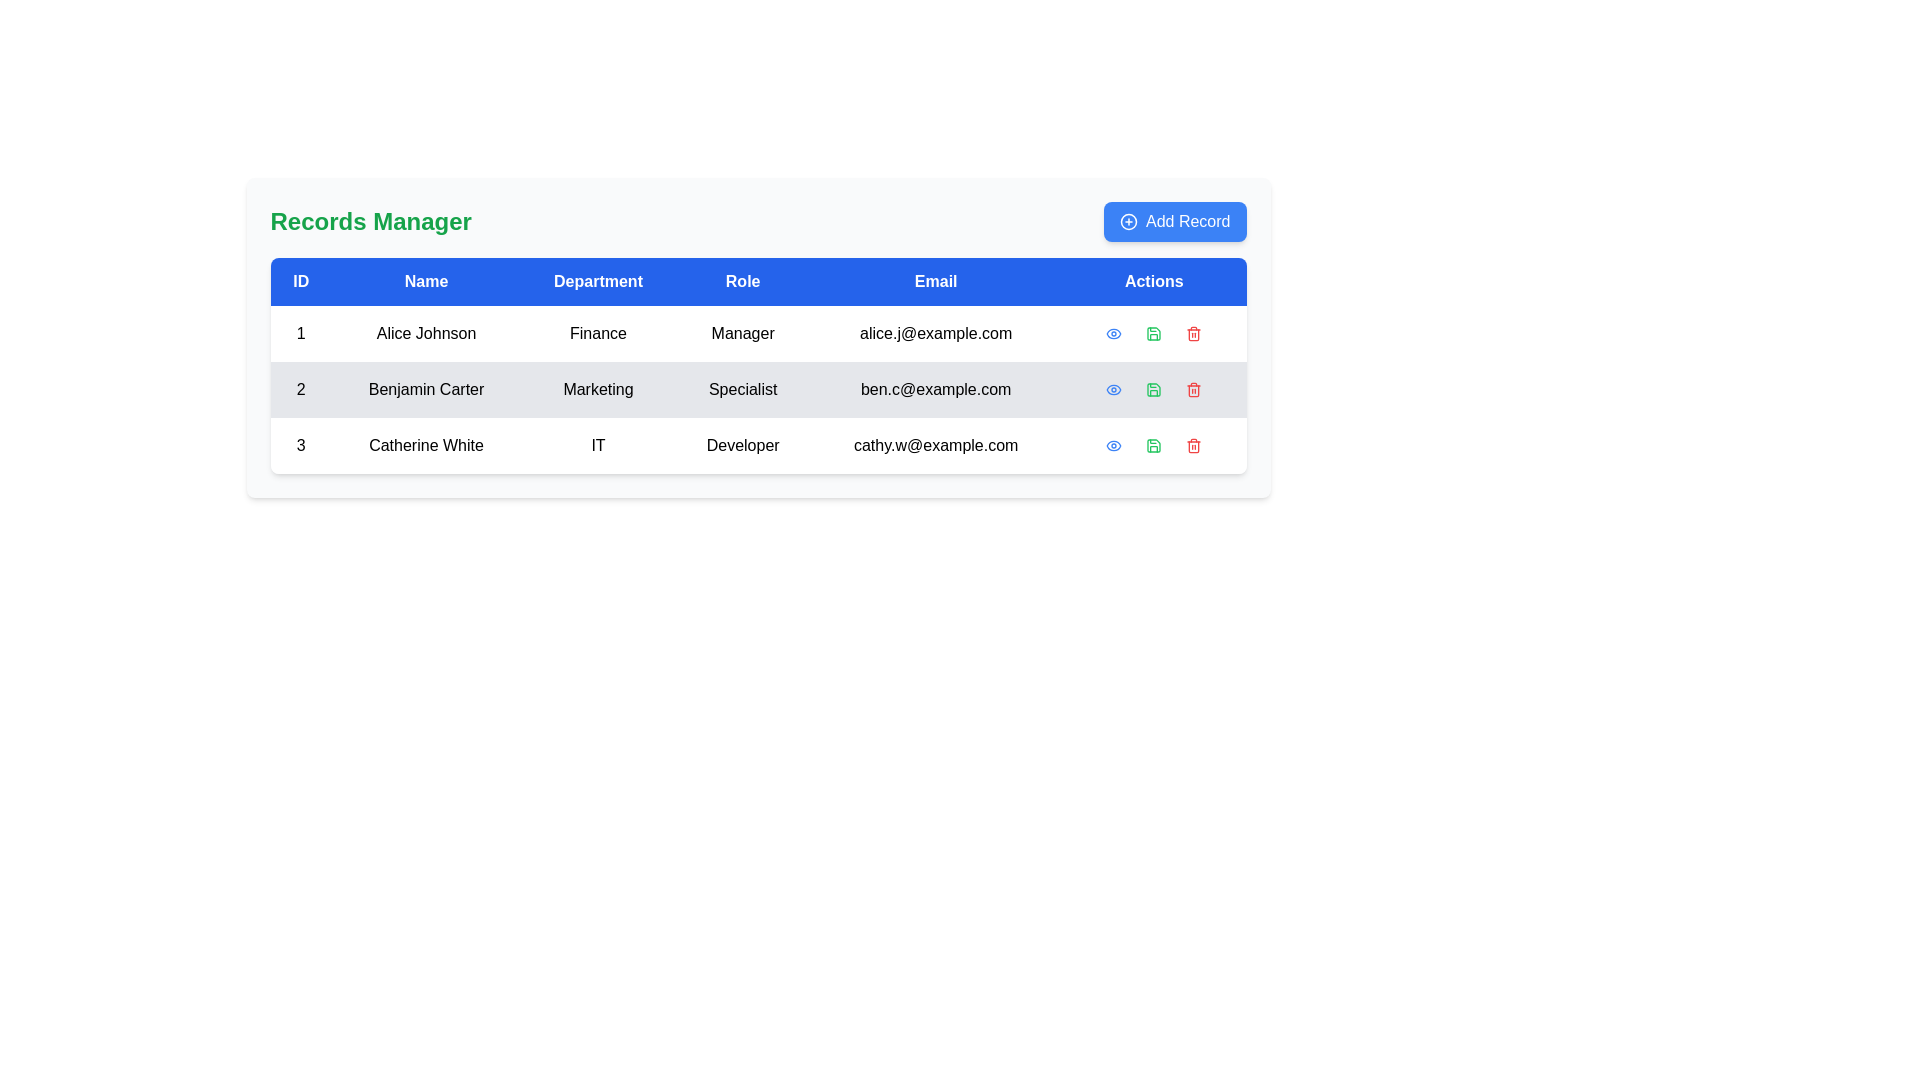 The image size is (1920, 1080). Describe the element at coordinates (425, 333) in the screenshot. I see `the text label 'Alice Johnson' located in the first row of the data table under the 'Name' column` at that location.